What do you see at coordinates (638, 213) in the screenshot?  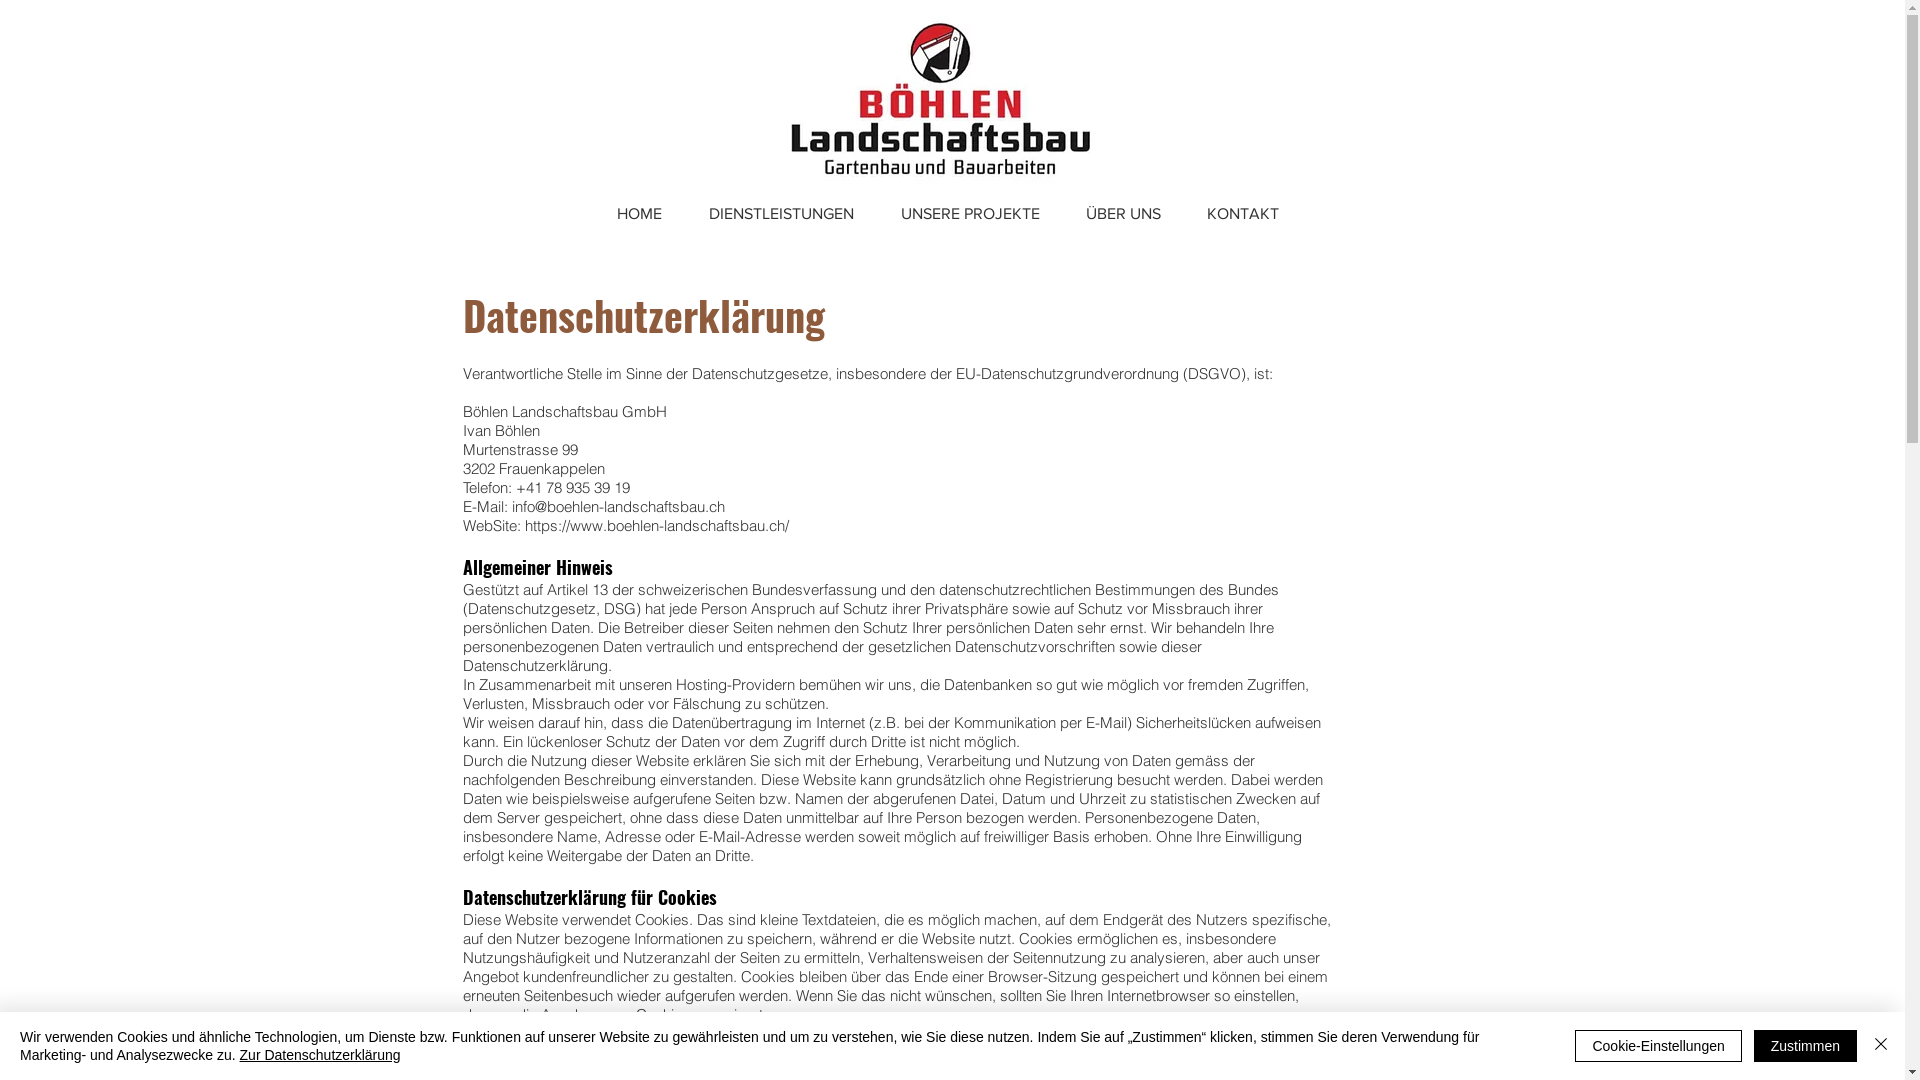 I see `'HOME'` at bounding box center [638, 213].